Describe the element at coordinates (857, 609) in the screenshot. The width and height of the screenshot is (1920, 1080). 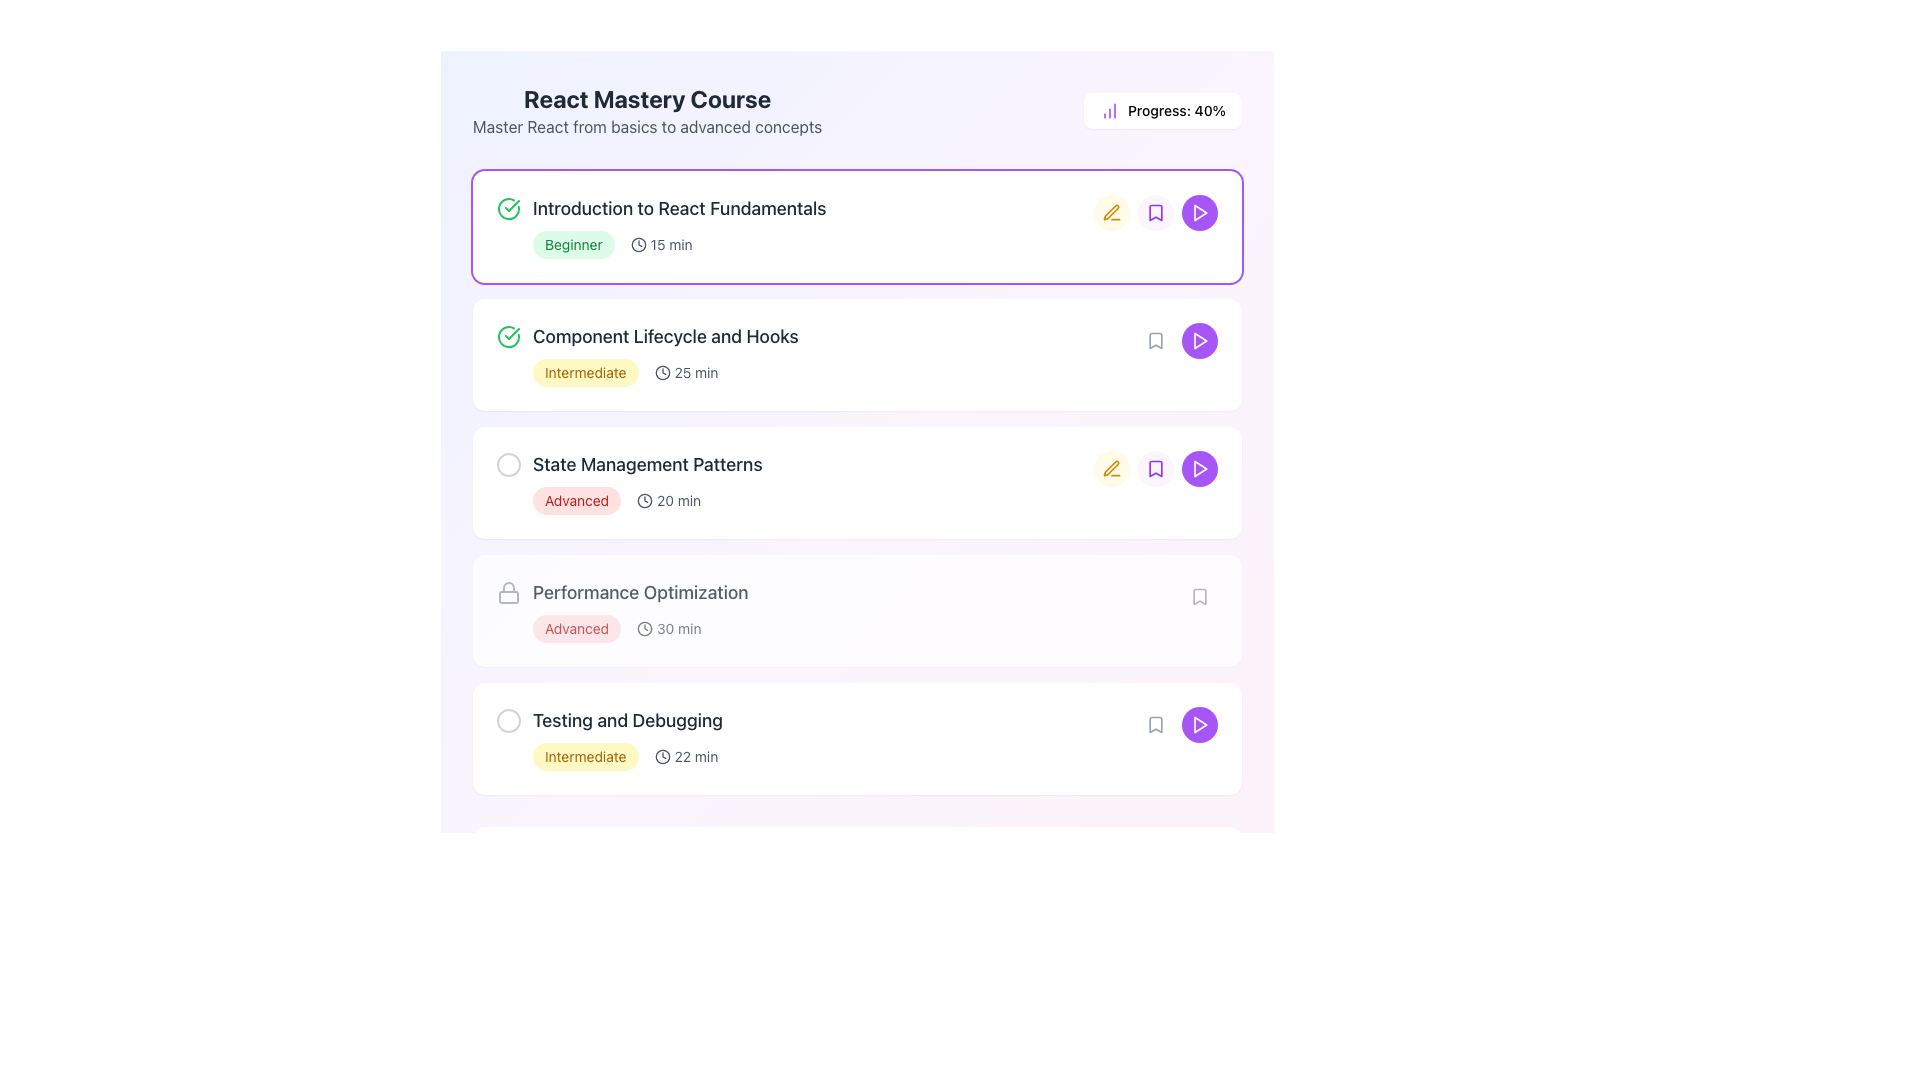
I see `the Card component that contains a lock icon, the text 'Performance Optimization' in bold gray font, the label 'Advanced' in a red rounded background, and a clock icon followed by '30 min' in gray, located as the fourth item in a list of course modules` at that location.